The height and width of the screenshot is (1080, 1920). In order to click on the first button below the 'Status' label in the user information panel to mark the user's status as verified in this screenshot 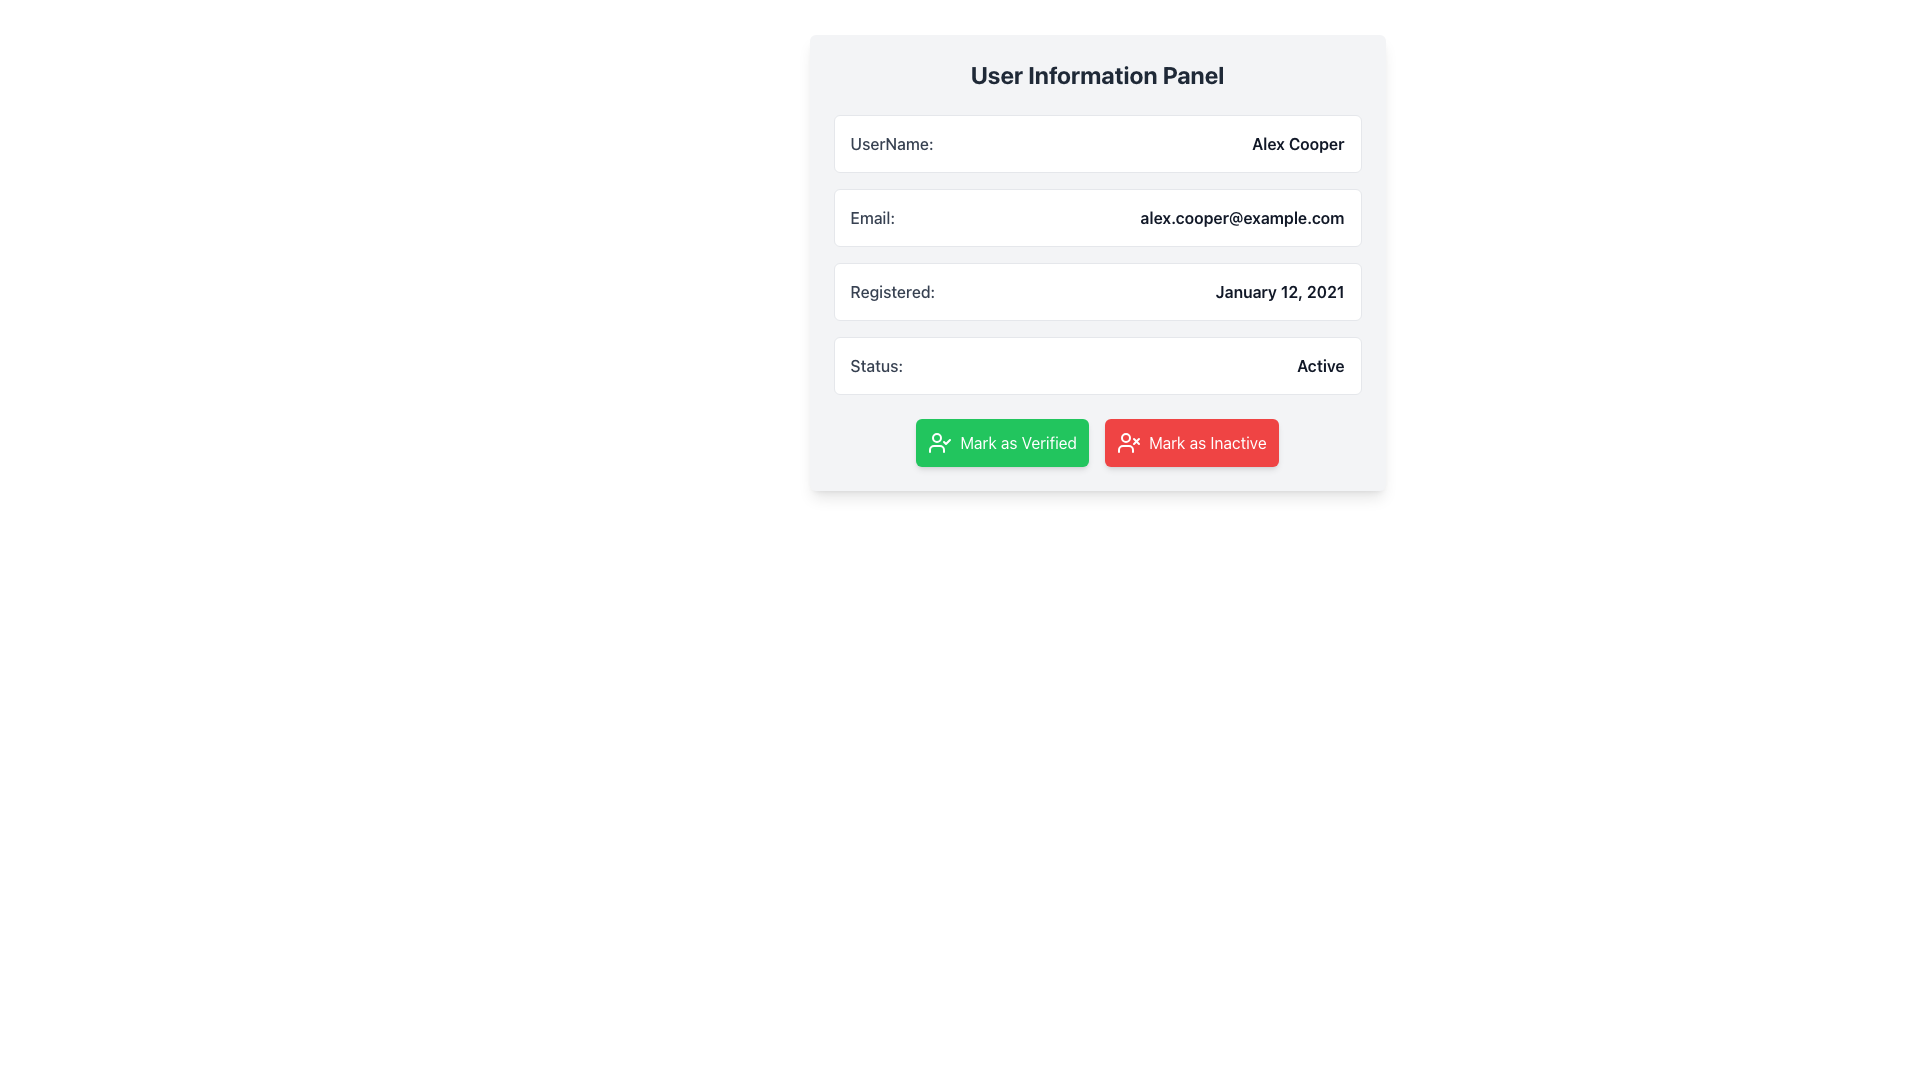, I will do `click(1002, 442)`.